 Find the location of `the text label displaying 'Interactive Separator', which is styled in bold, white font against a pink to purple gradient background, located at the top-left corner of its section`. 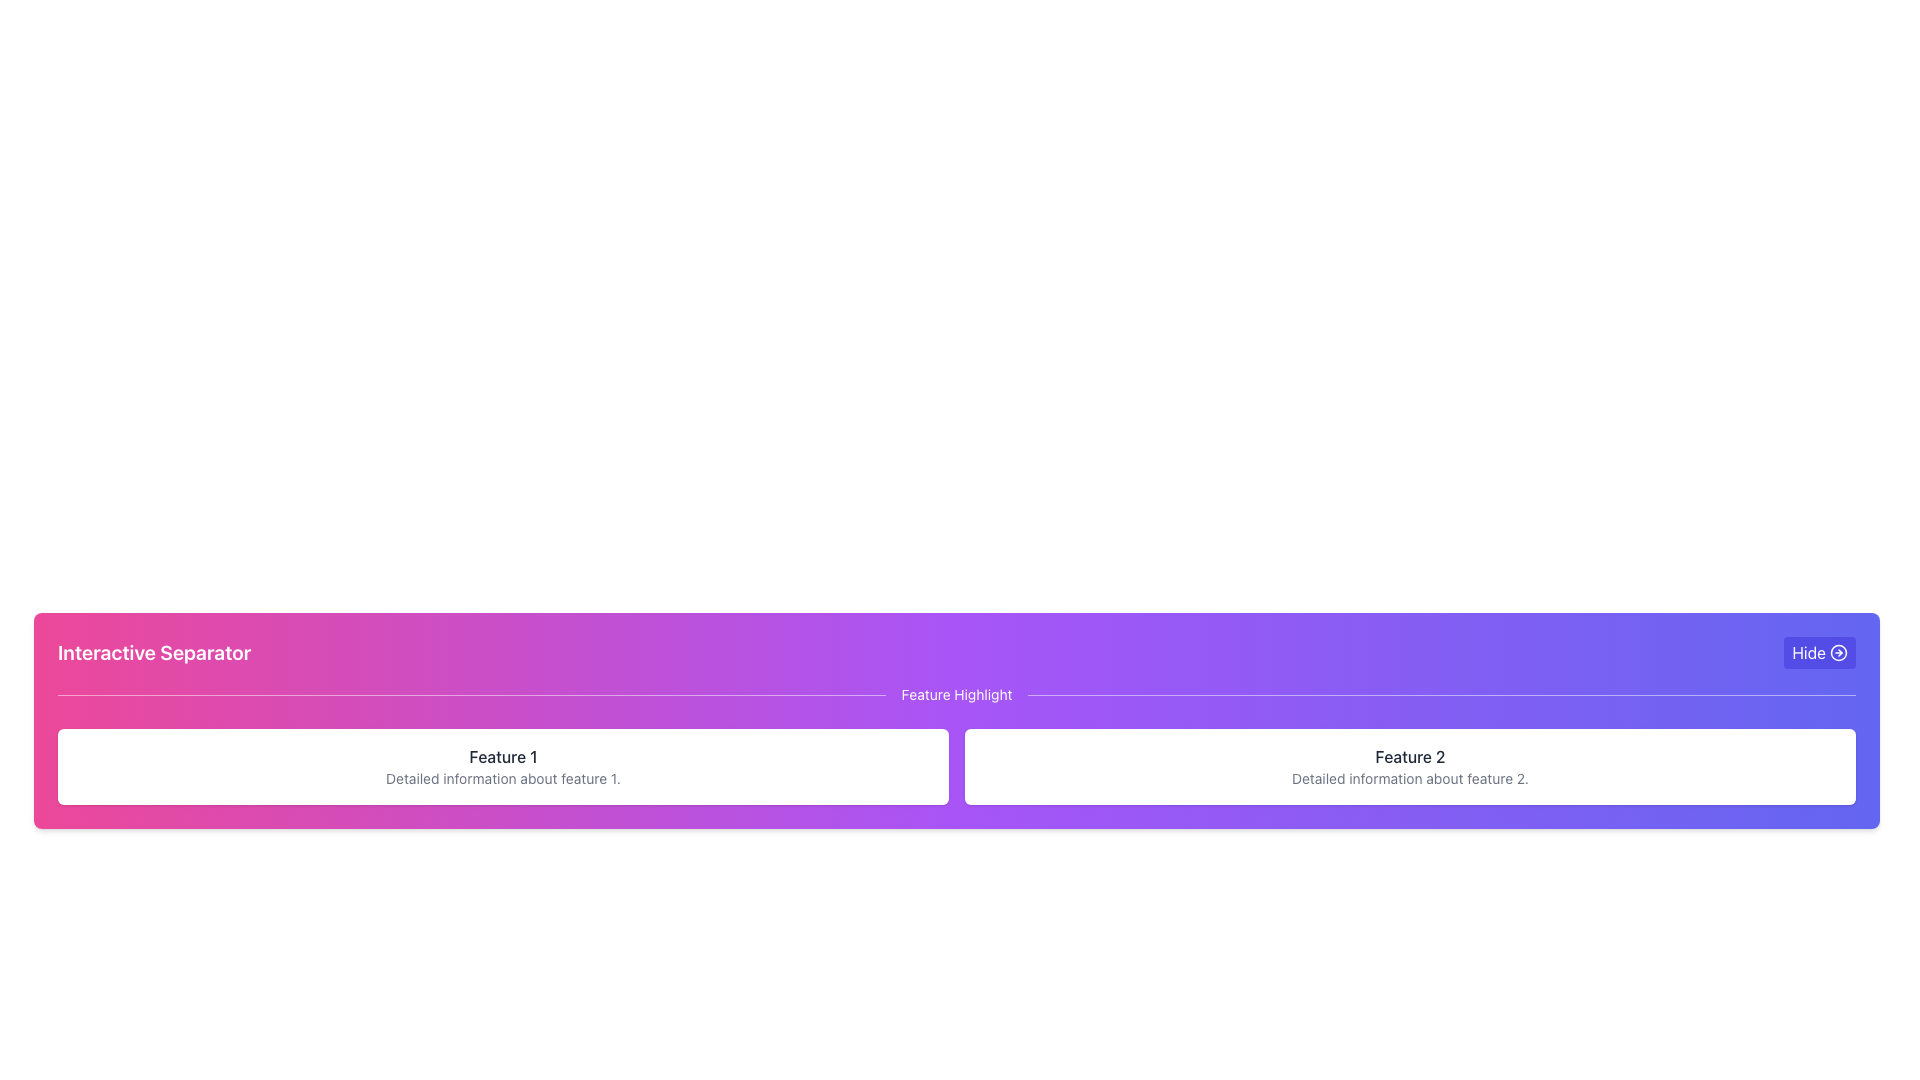

the text label displaying 'Interactive Separator', which is styled in bold, white font against a pink to purple gradient background, located at the top-left corner of its section is located at coordinates (153, 652).